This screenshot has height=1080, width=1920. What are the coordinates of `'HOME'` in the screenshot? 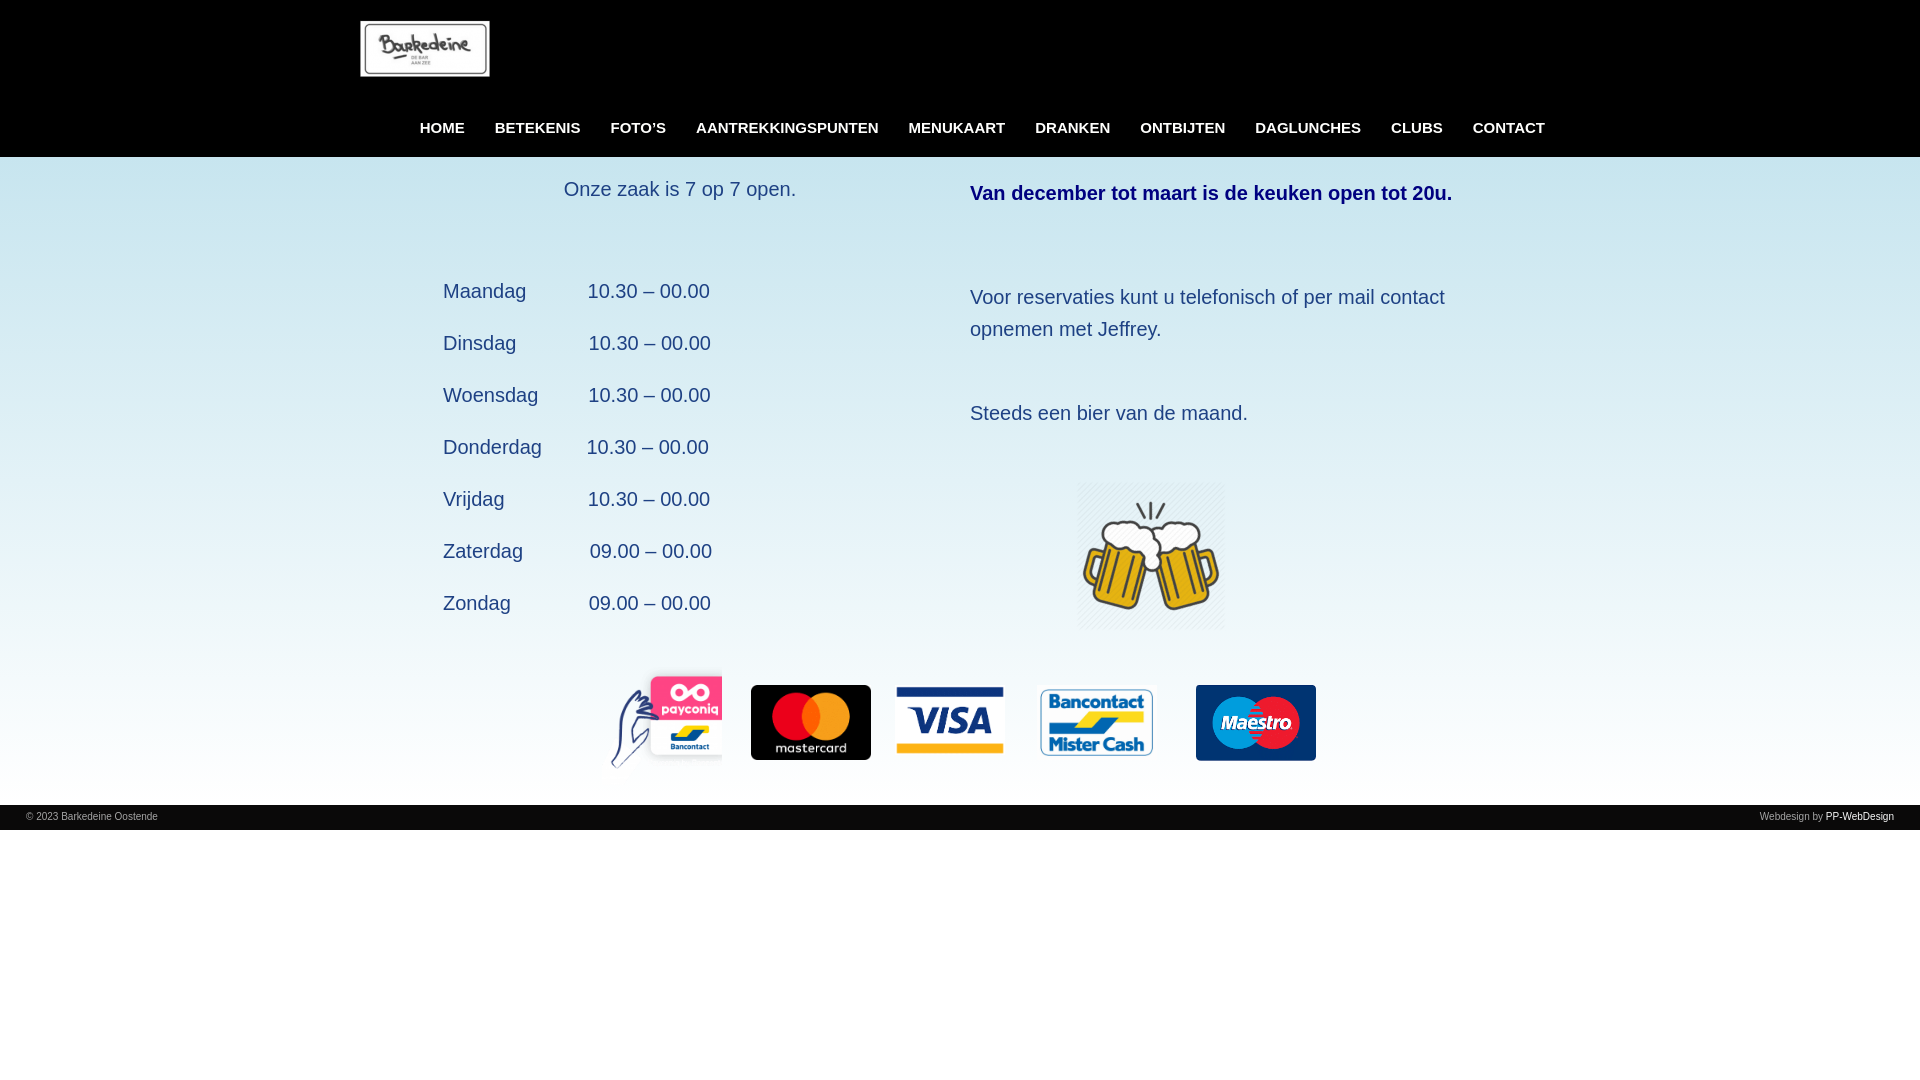 It's located at (441, 127).